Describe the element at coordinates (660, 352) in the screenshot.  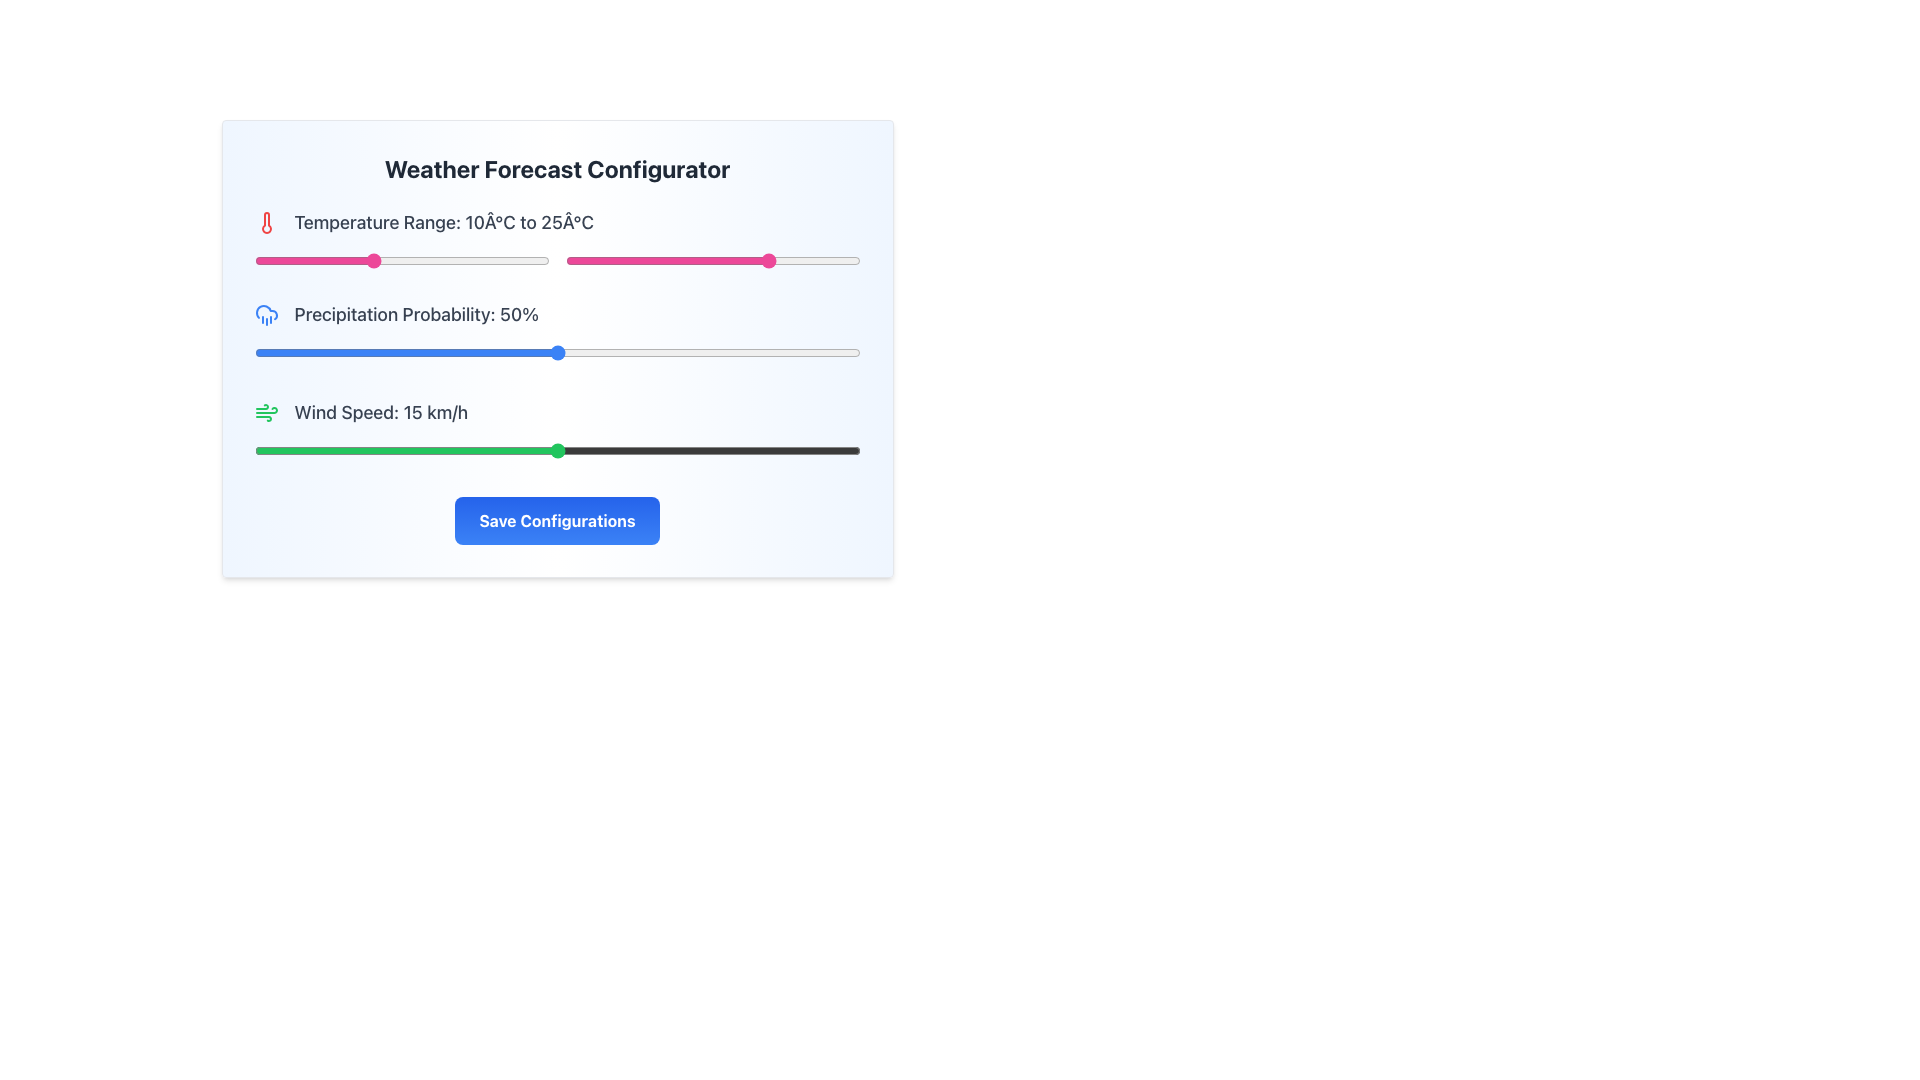
I see `the precipitation probability` at that location.